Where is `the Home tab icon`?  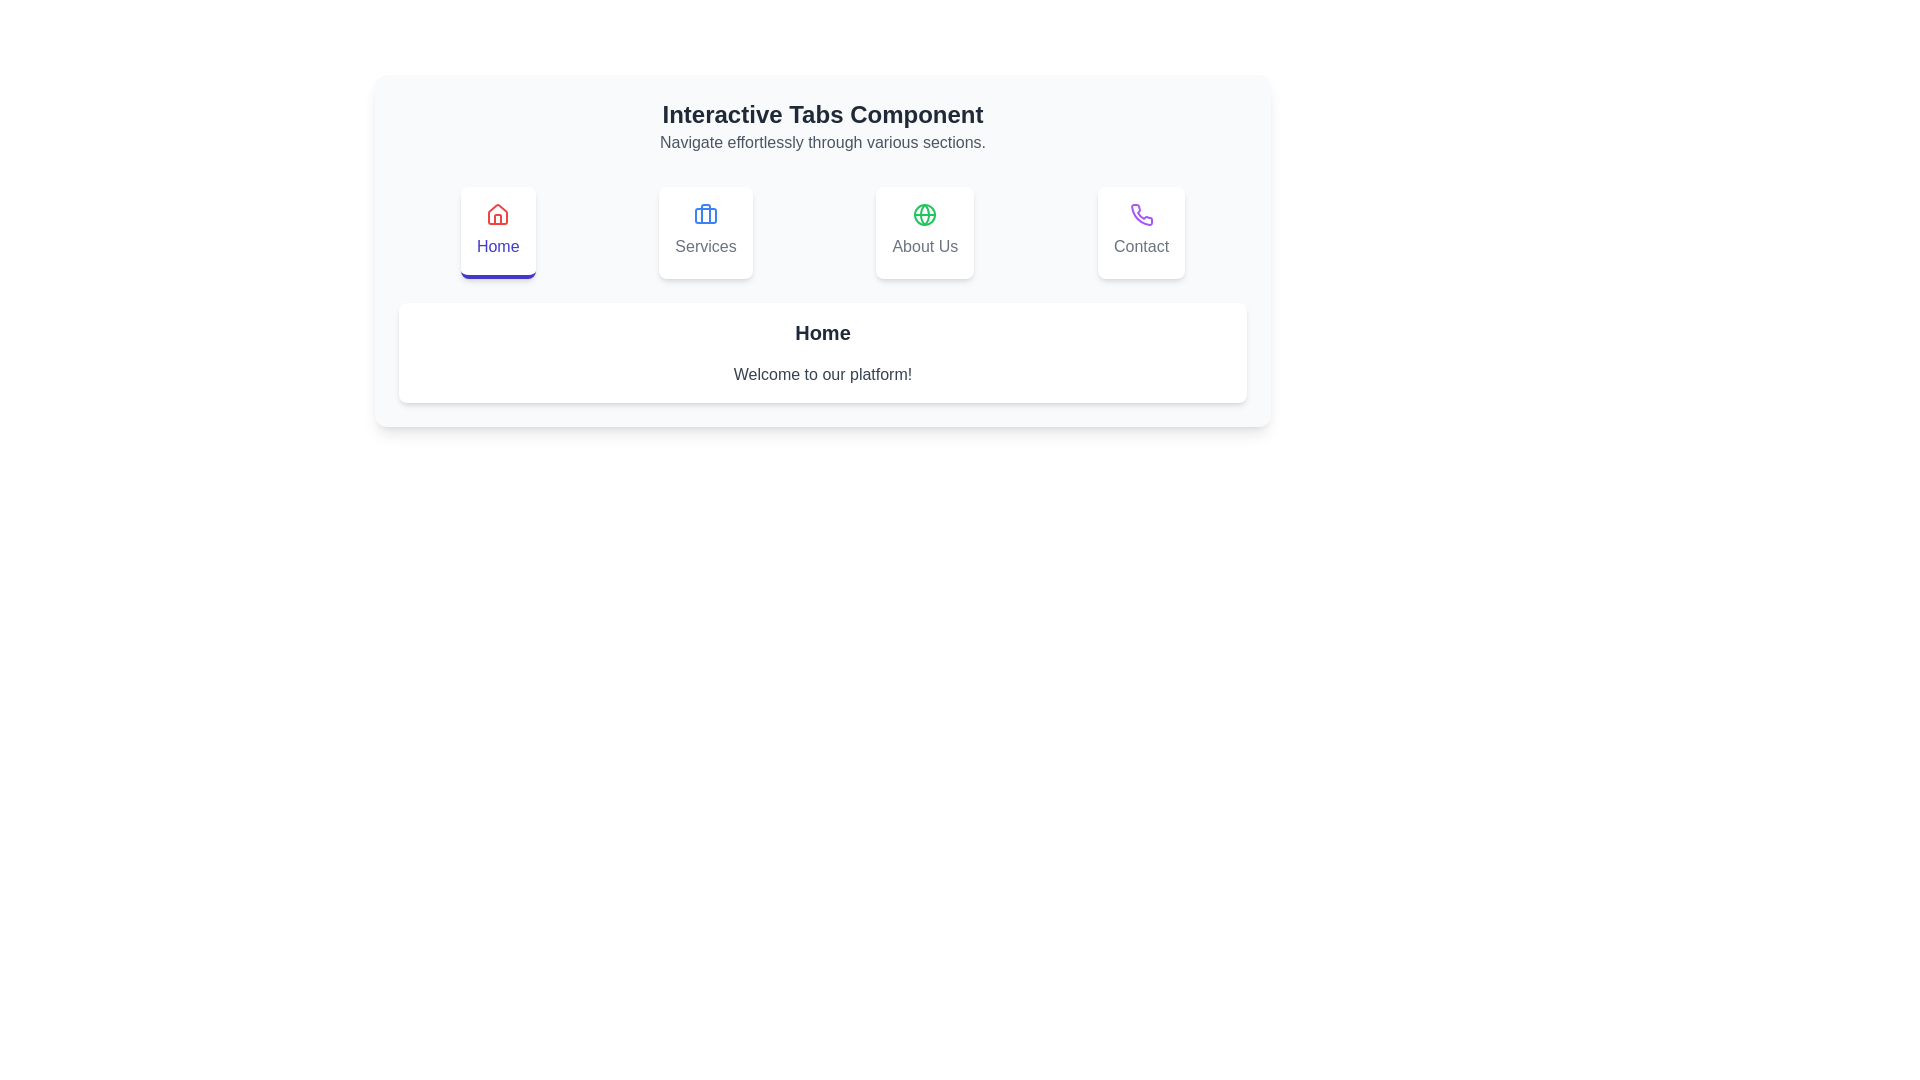
the Home tab icon is located at coordinates (498, 231).